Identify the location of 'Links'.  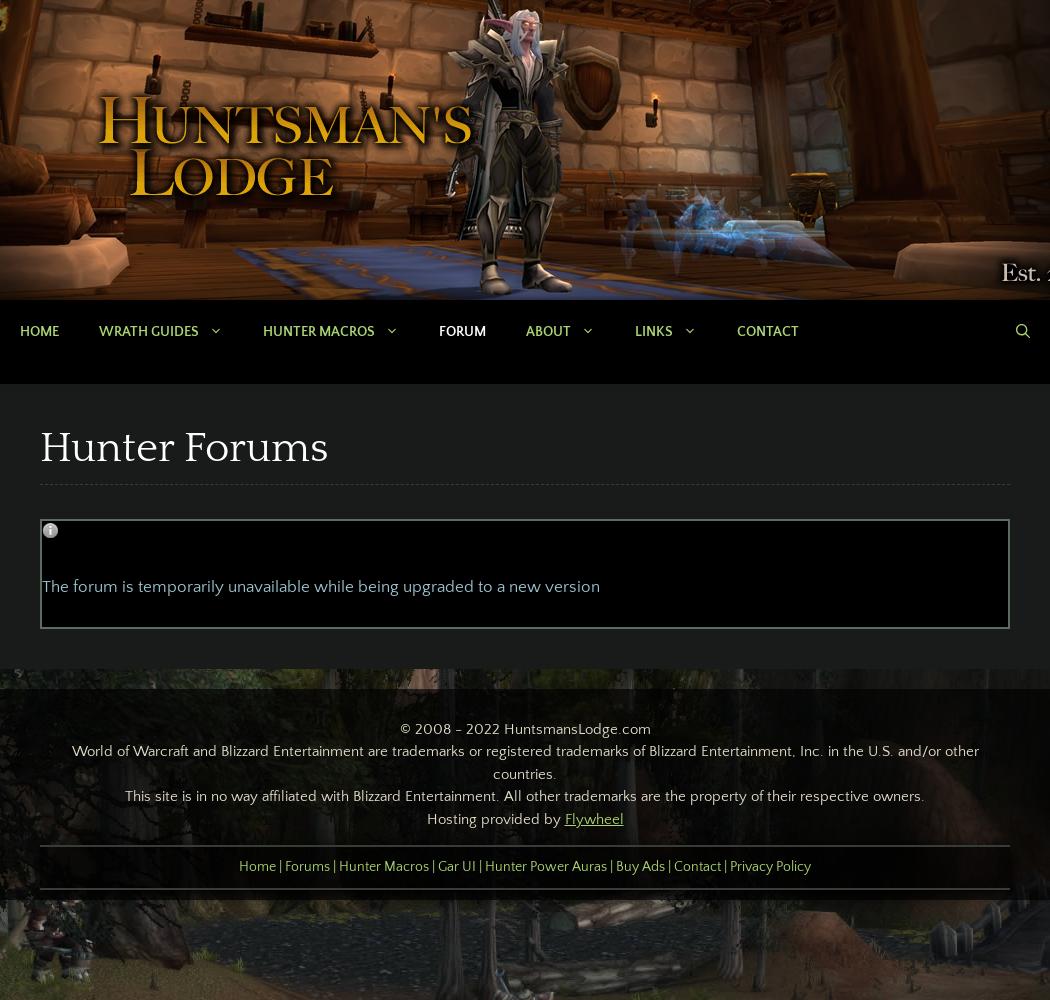
(653, 331).